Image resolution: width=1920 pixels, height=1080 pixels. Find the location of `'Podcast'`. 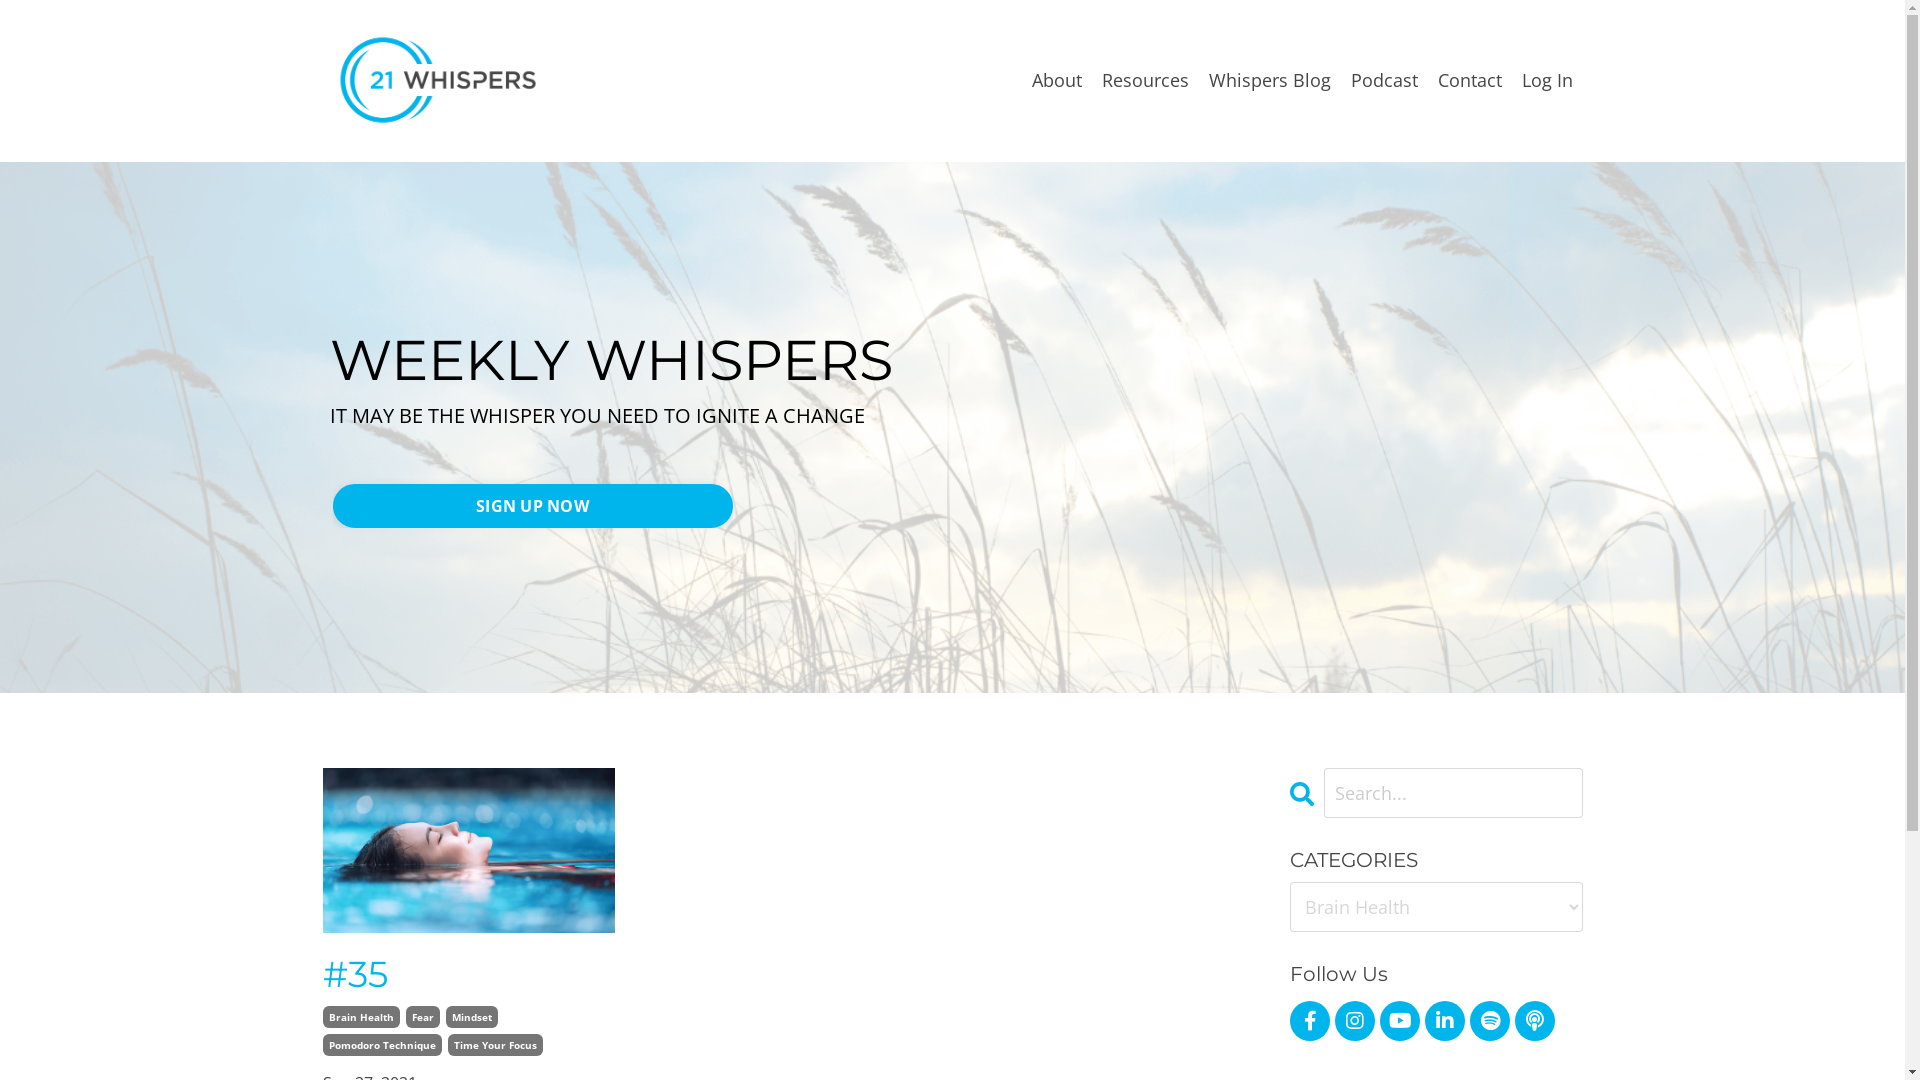

'Podcast' is located at coordinates (1349, 79).